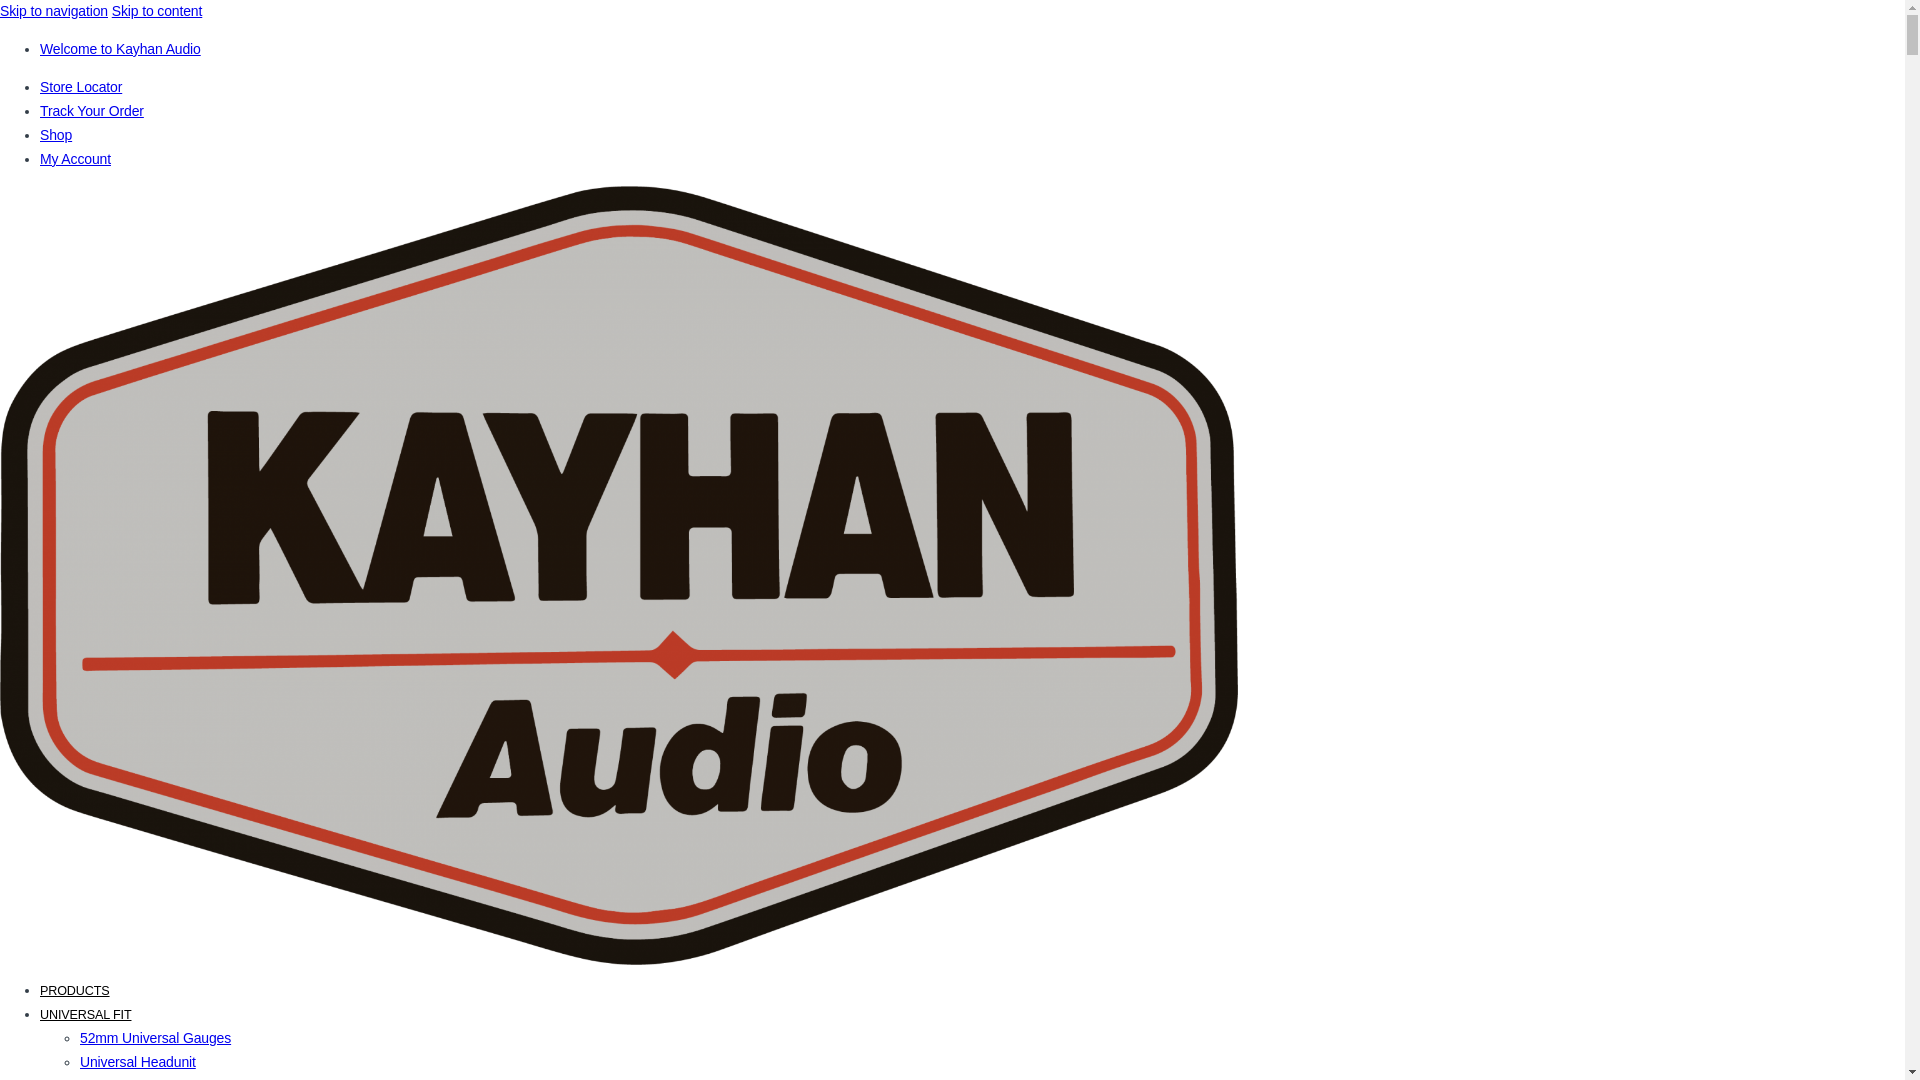  Describe the element at coordinates (39, 111) in the screenshot. I see `'Track Your Order'` at that location.